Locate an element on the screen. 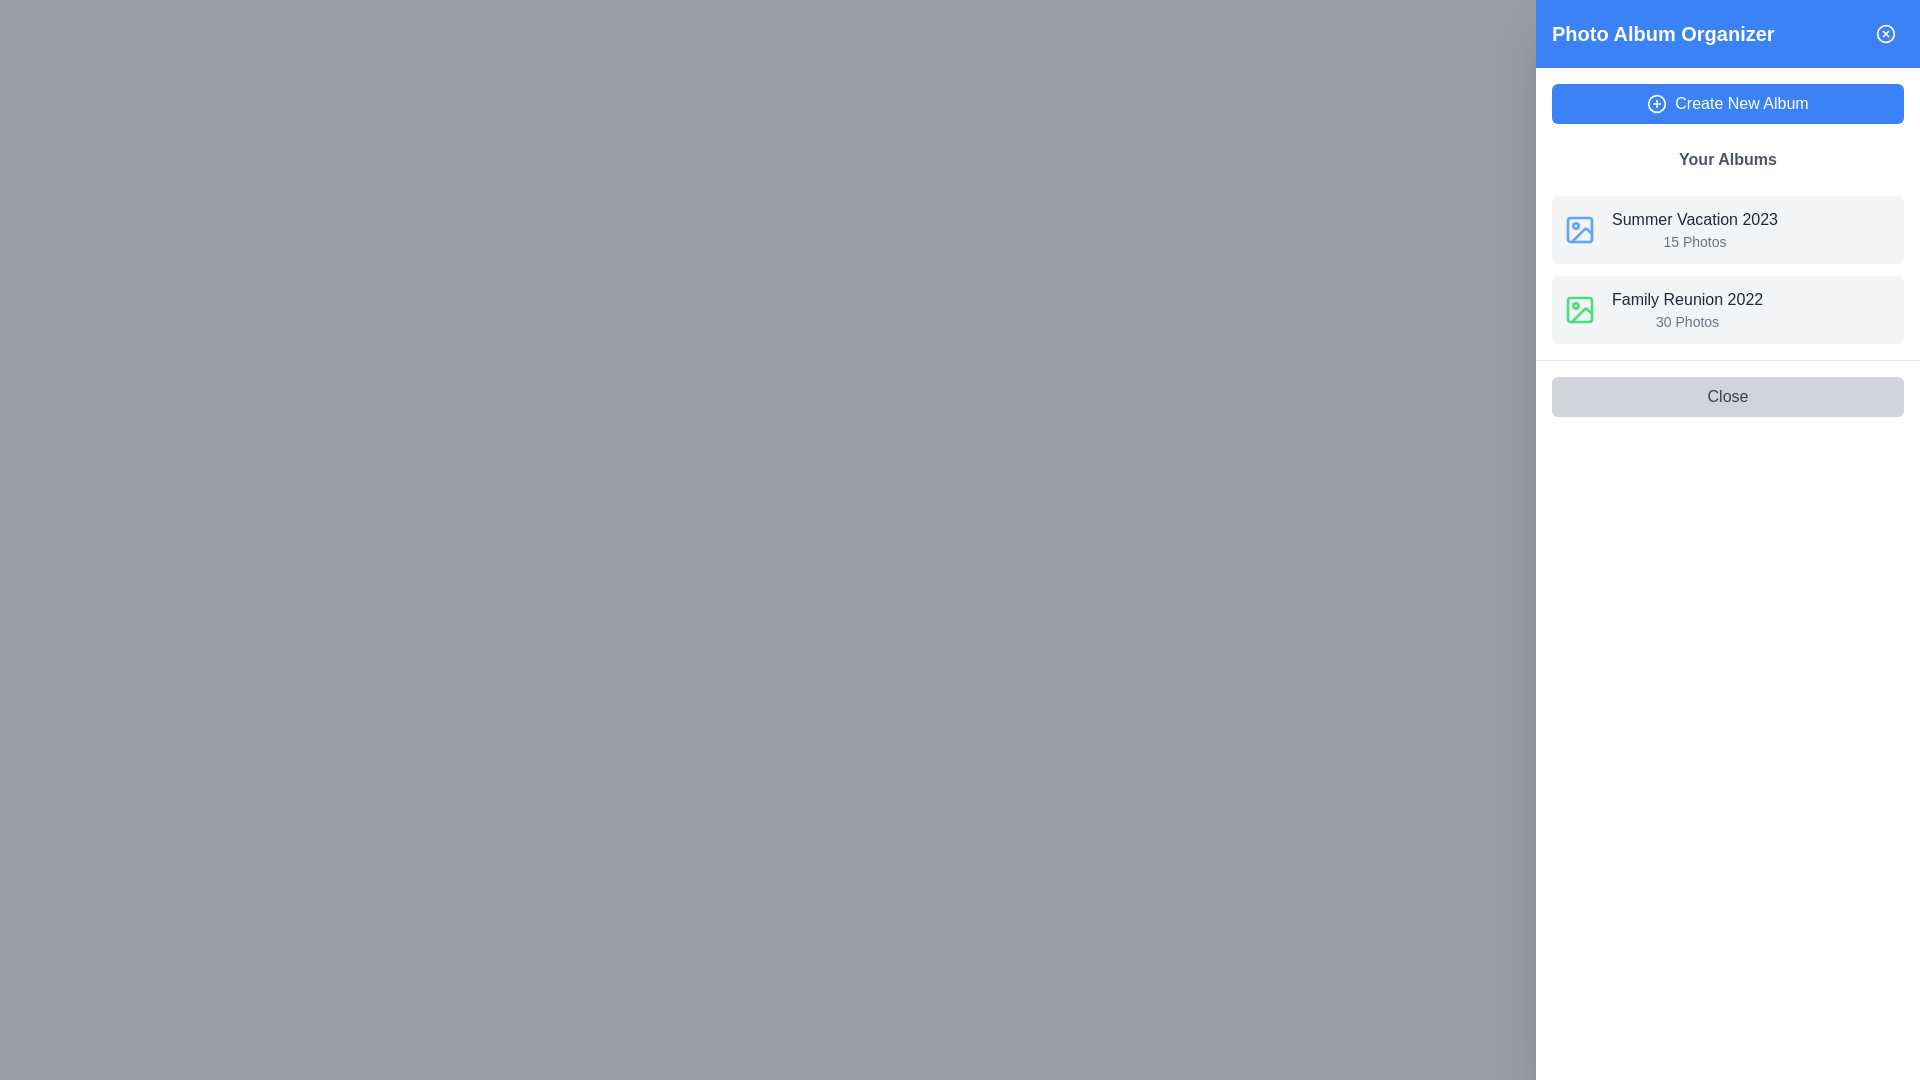 Image resolution: width=1920 pixels, height=1080 pixels. the static text label that describes the number of photos in the 'Summer Vacation 2023' album, located under the album title in the right-hand sidebar is located at coordinates (1693, 241).